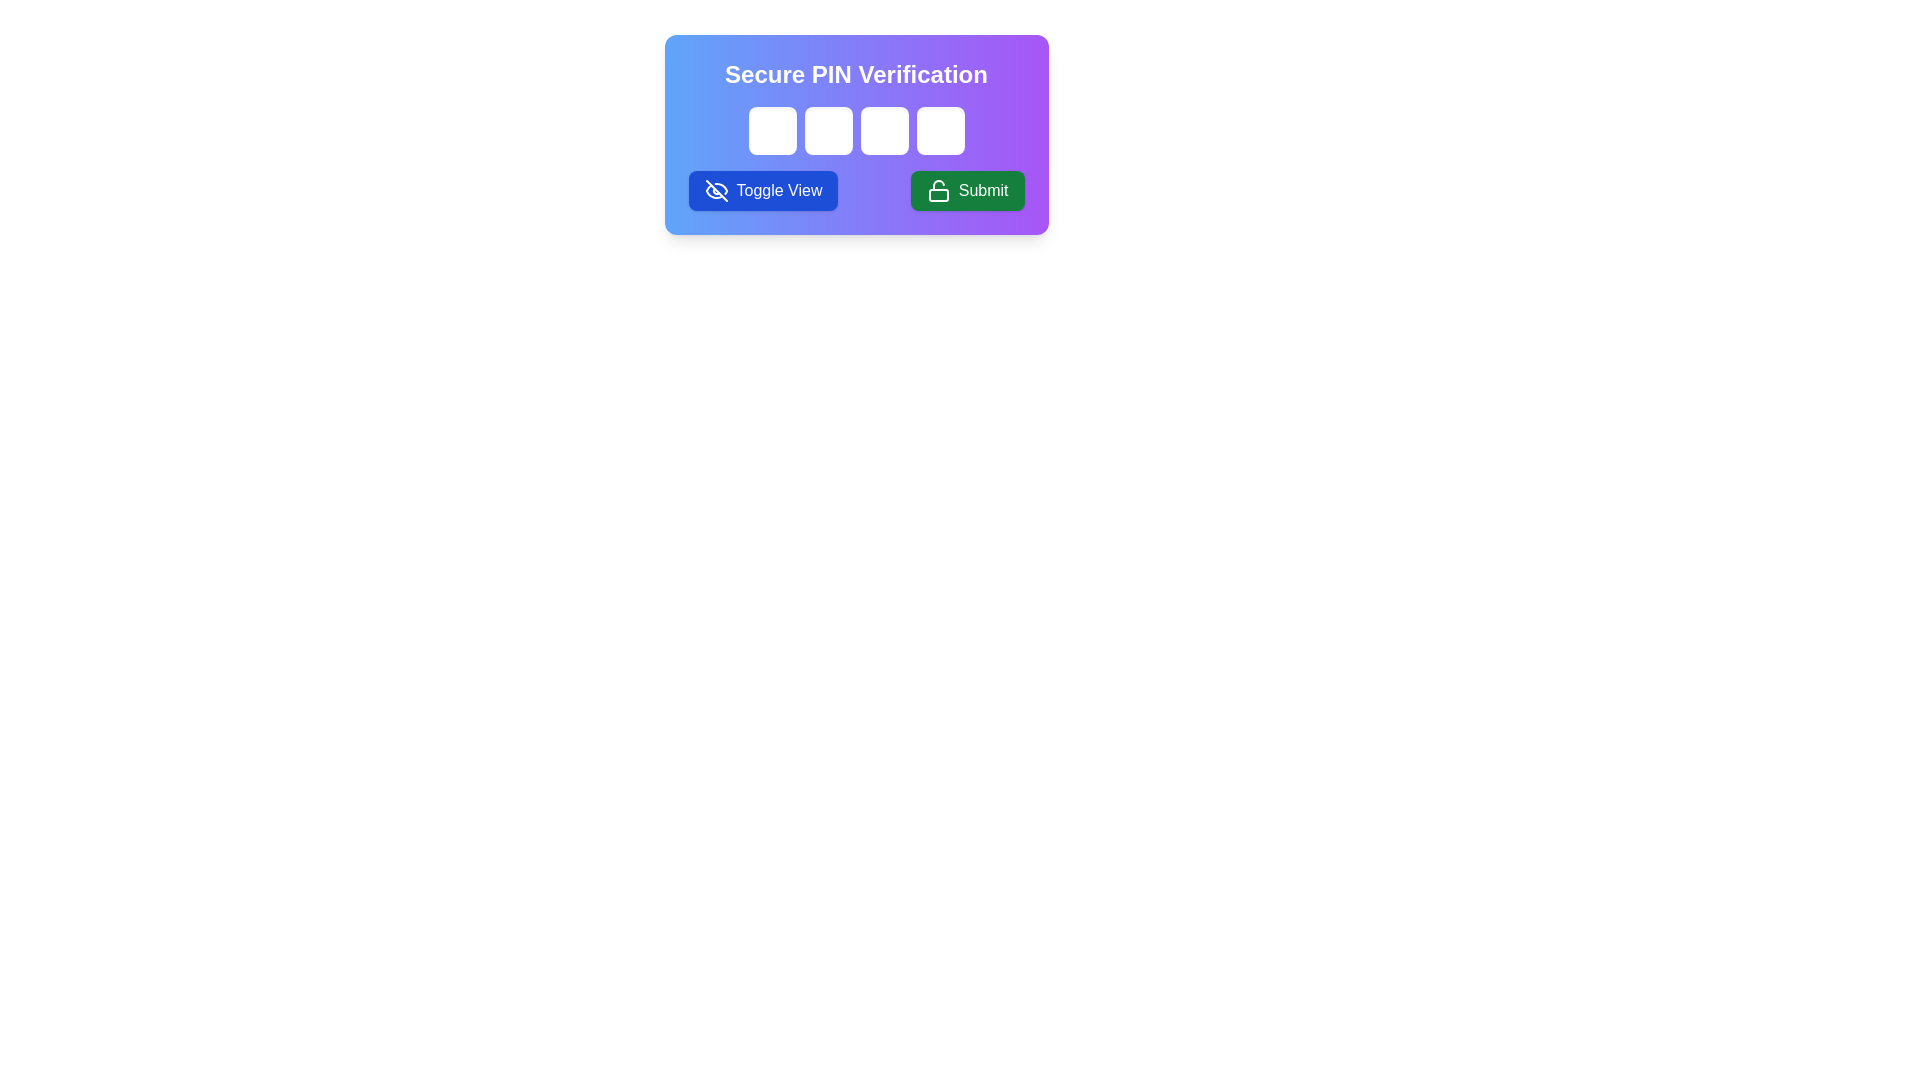 The height and width of the screenshot is (1080, 1920). What do you see at coordinates (856, 135) in the screenshot?
I see `the input field within the 'Secure PIN Verification' card layout to focus on it` at bounding box center [856, 135].